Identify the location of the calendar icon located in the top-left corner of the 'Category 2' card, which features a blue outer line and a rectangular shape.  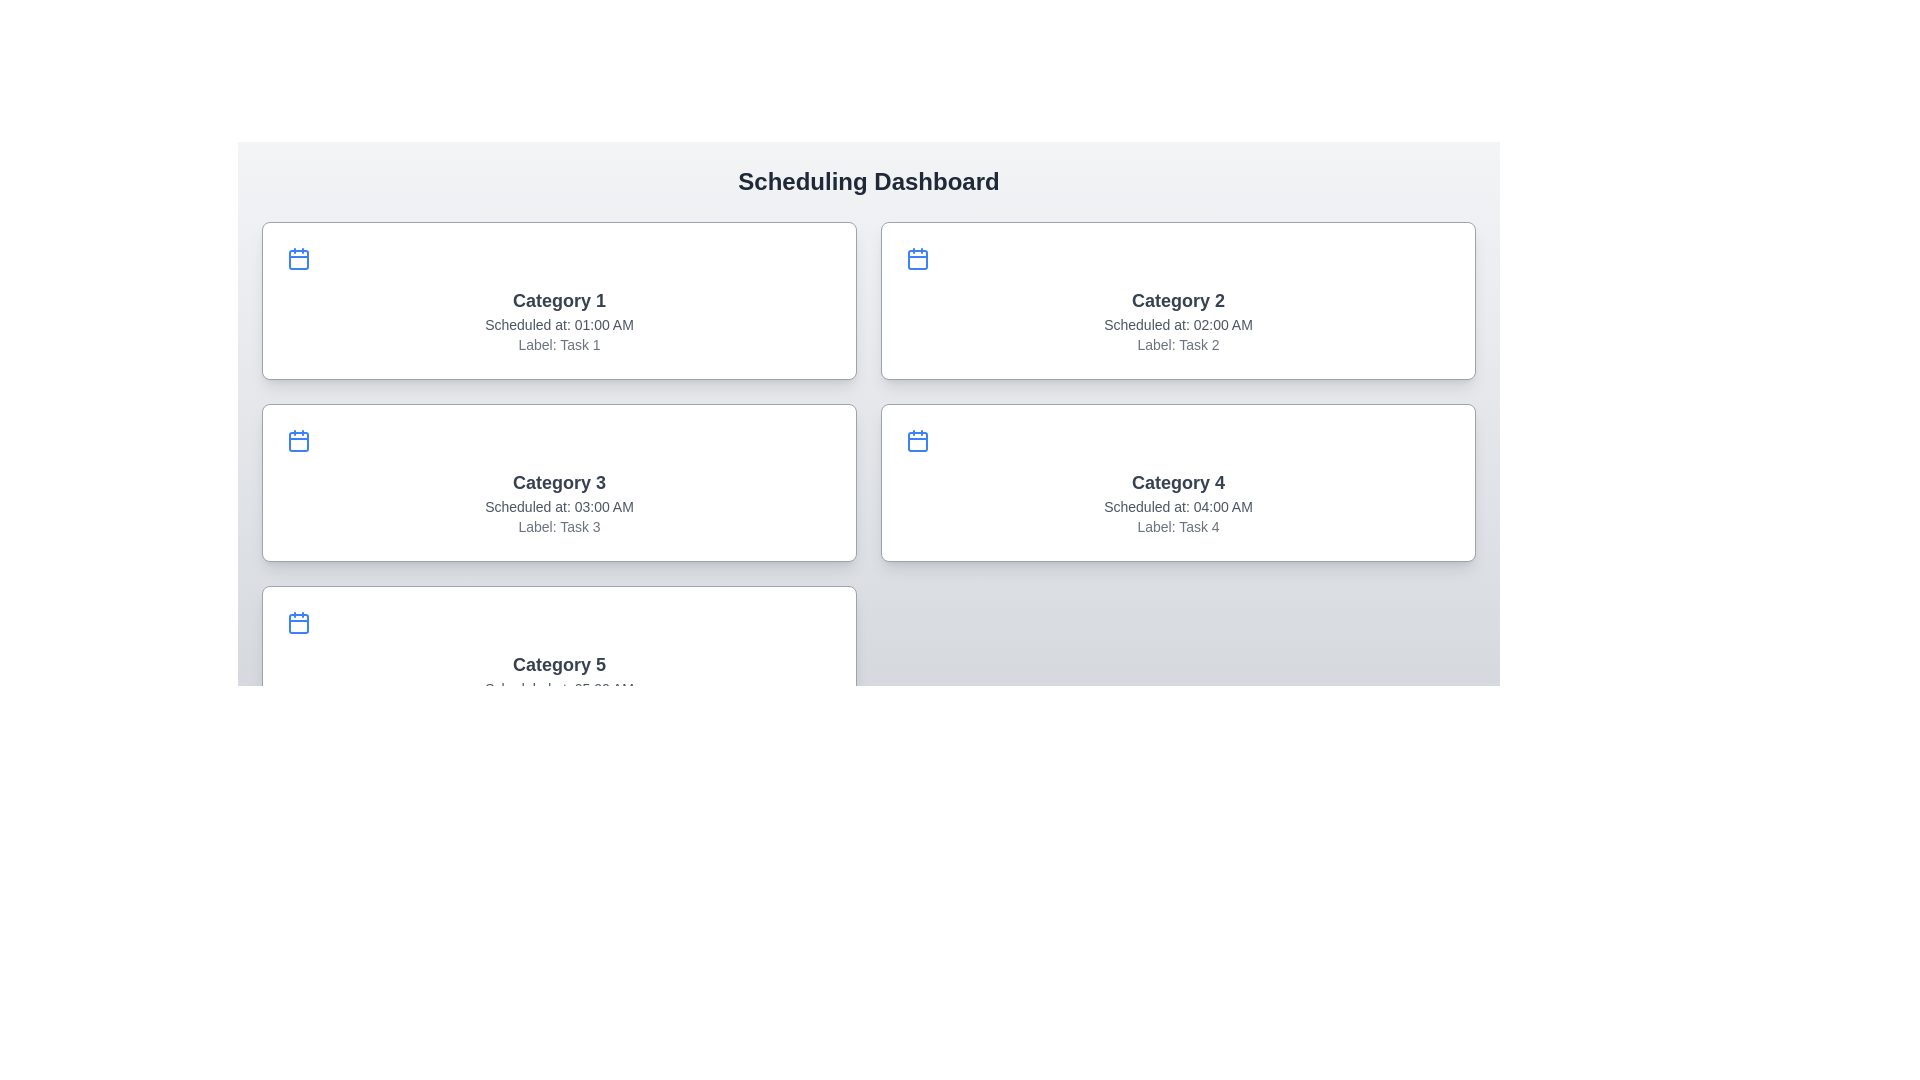
(916, 257).